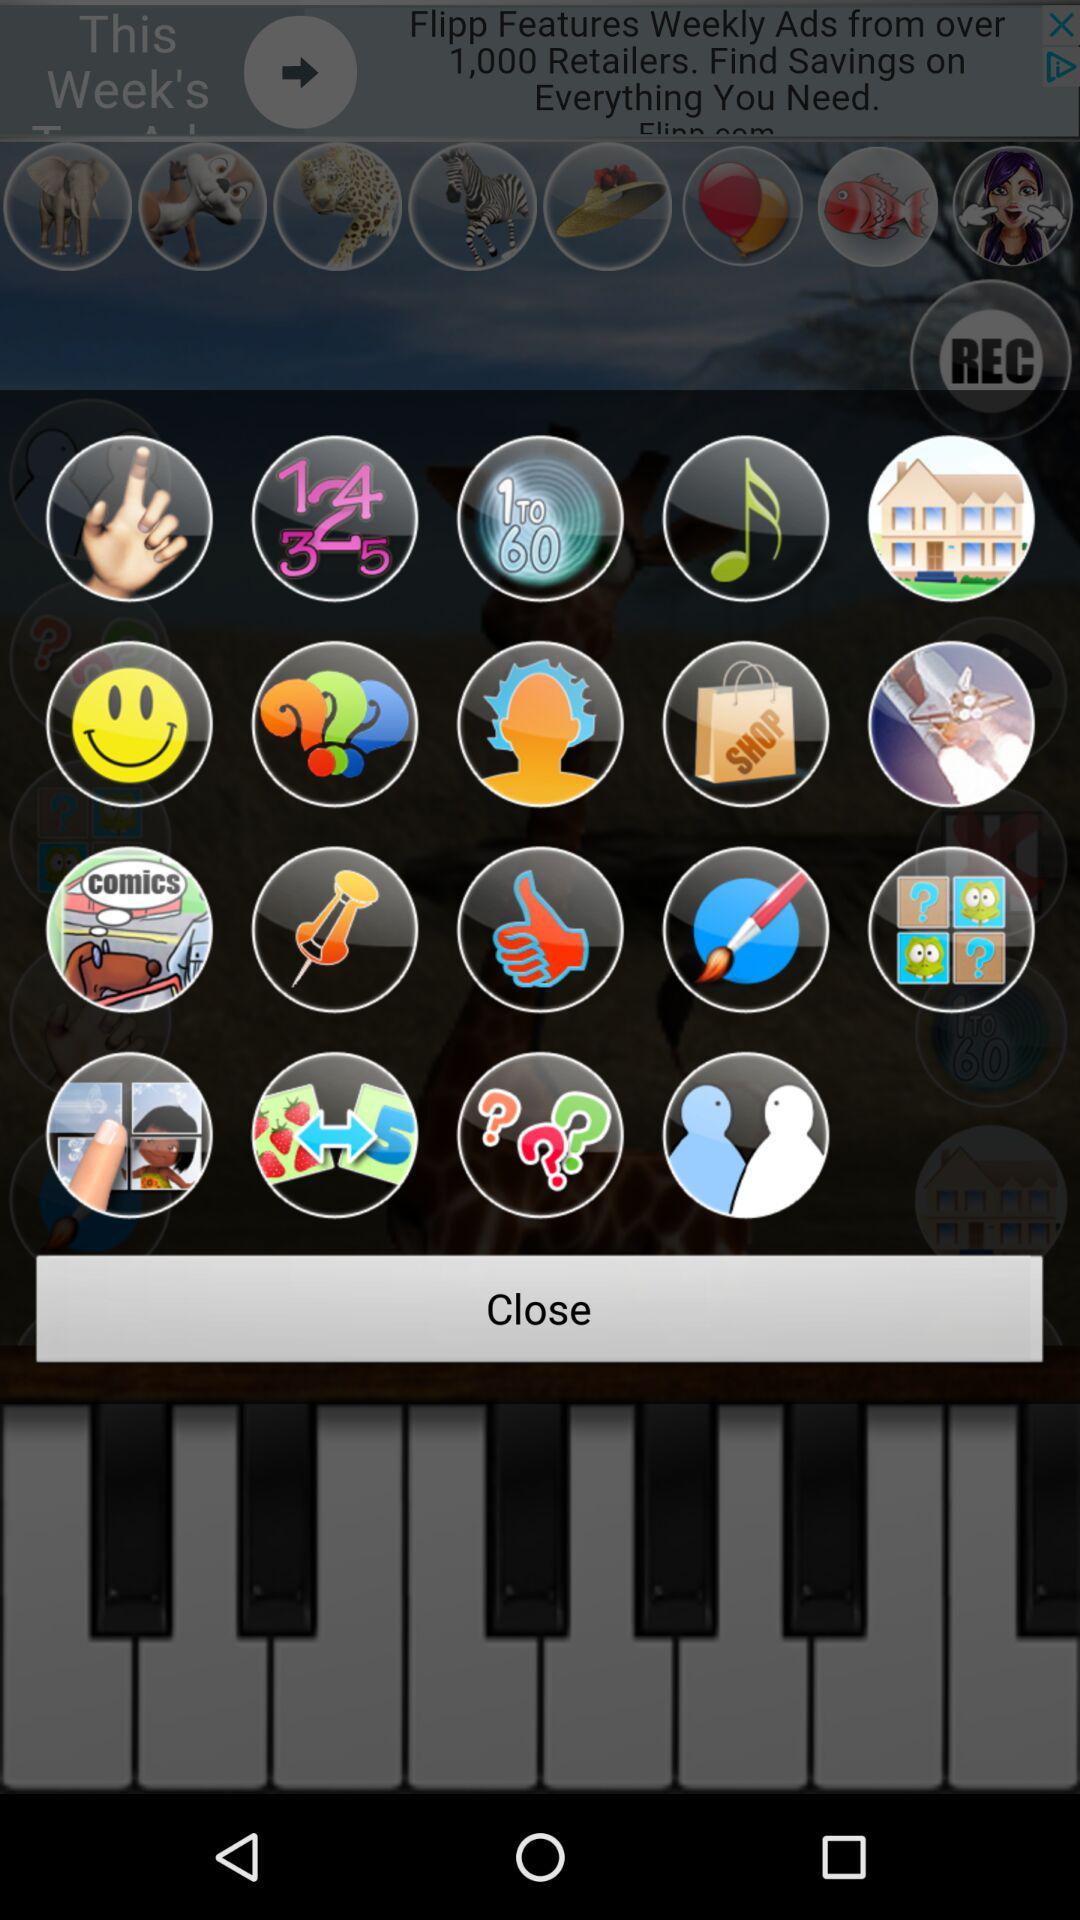  Describe the element at coordinates (128, 929) in the screenshot. I see `game` at that location.